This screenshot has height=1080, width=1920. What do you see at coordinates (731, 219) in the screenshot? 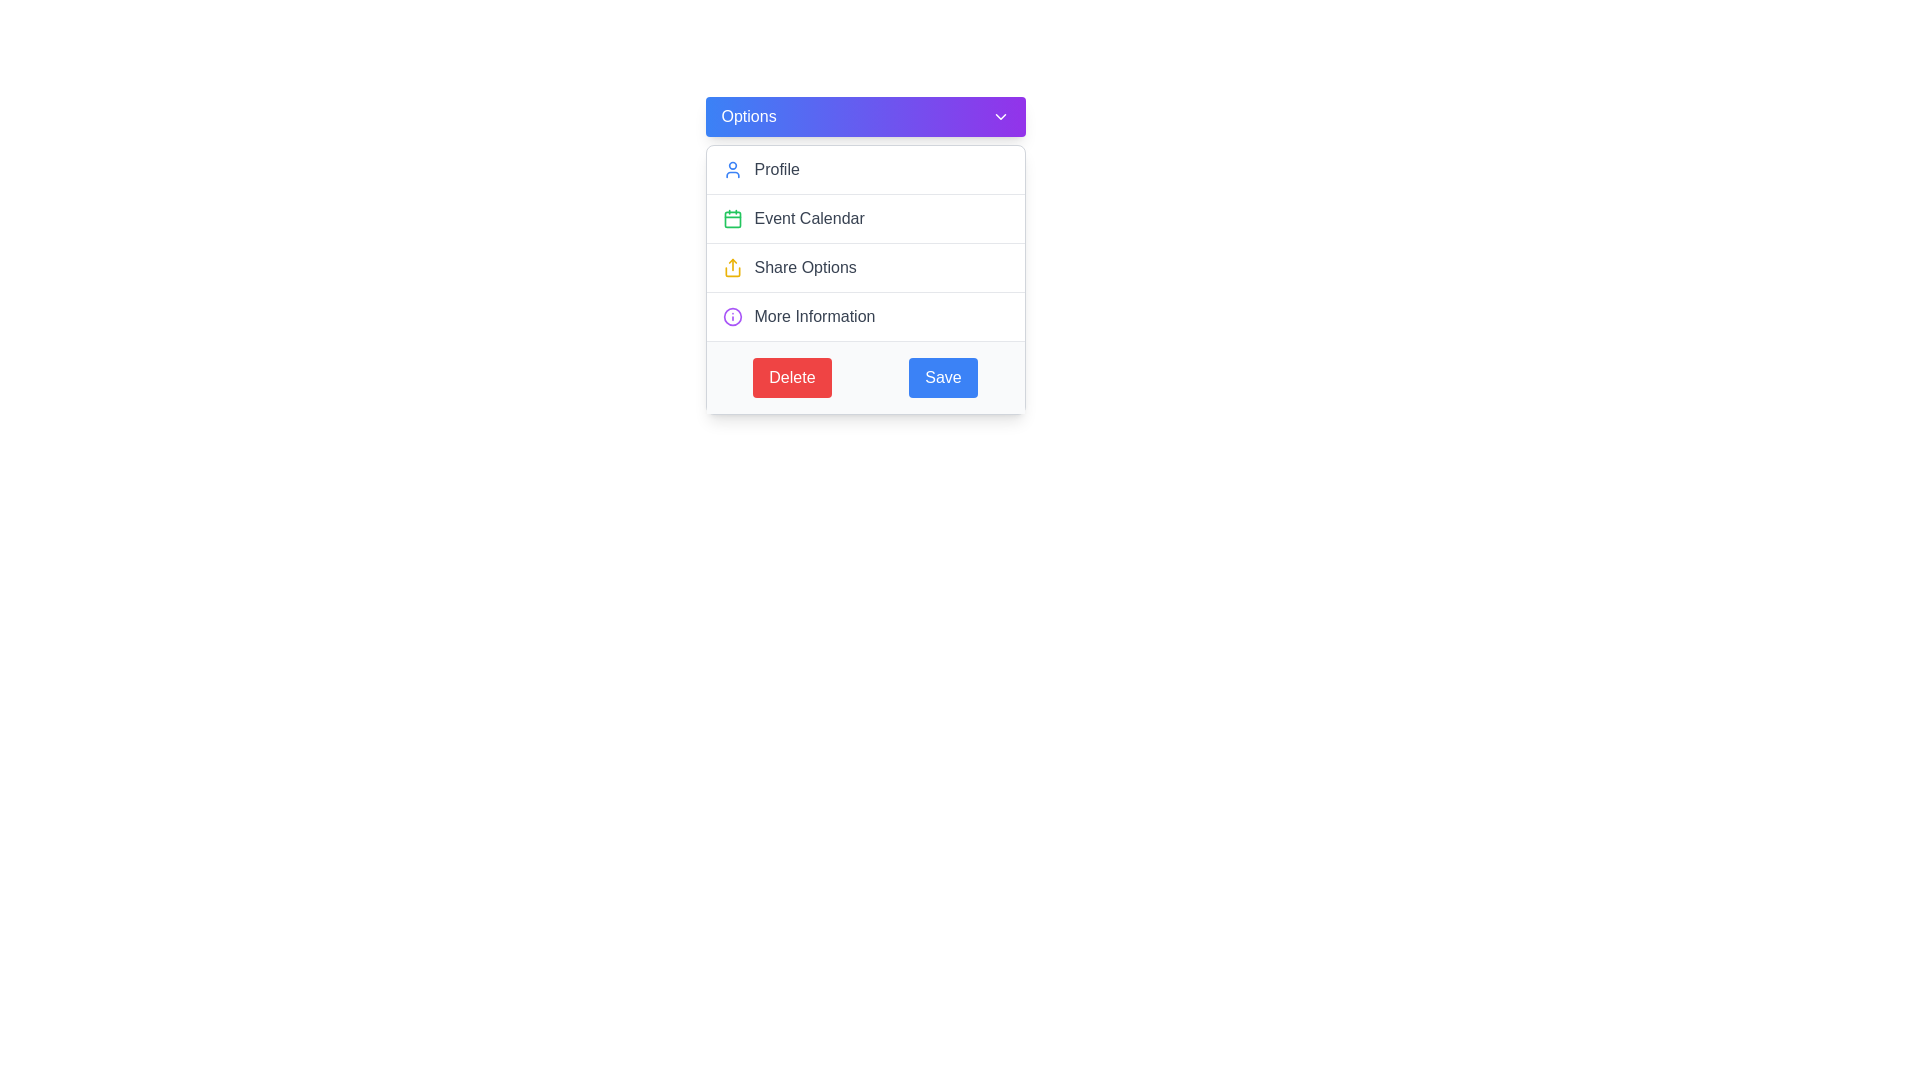
I see `the rectangular body of the calendar icon located in the second row of the dropdown menu next to 'Event Calendar'` at bounding box center [731, 219].